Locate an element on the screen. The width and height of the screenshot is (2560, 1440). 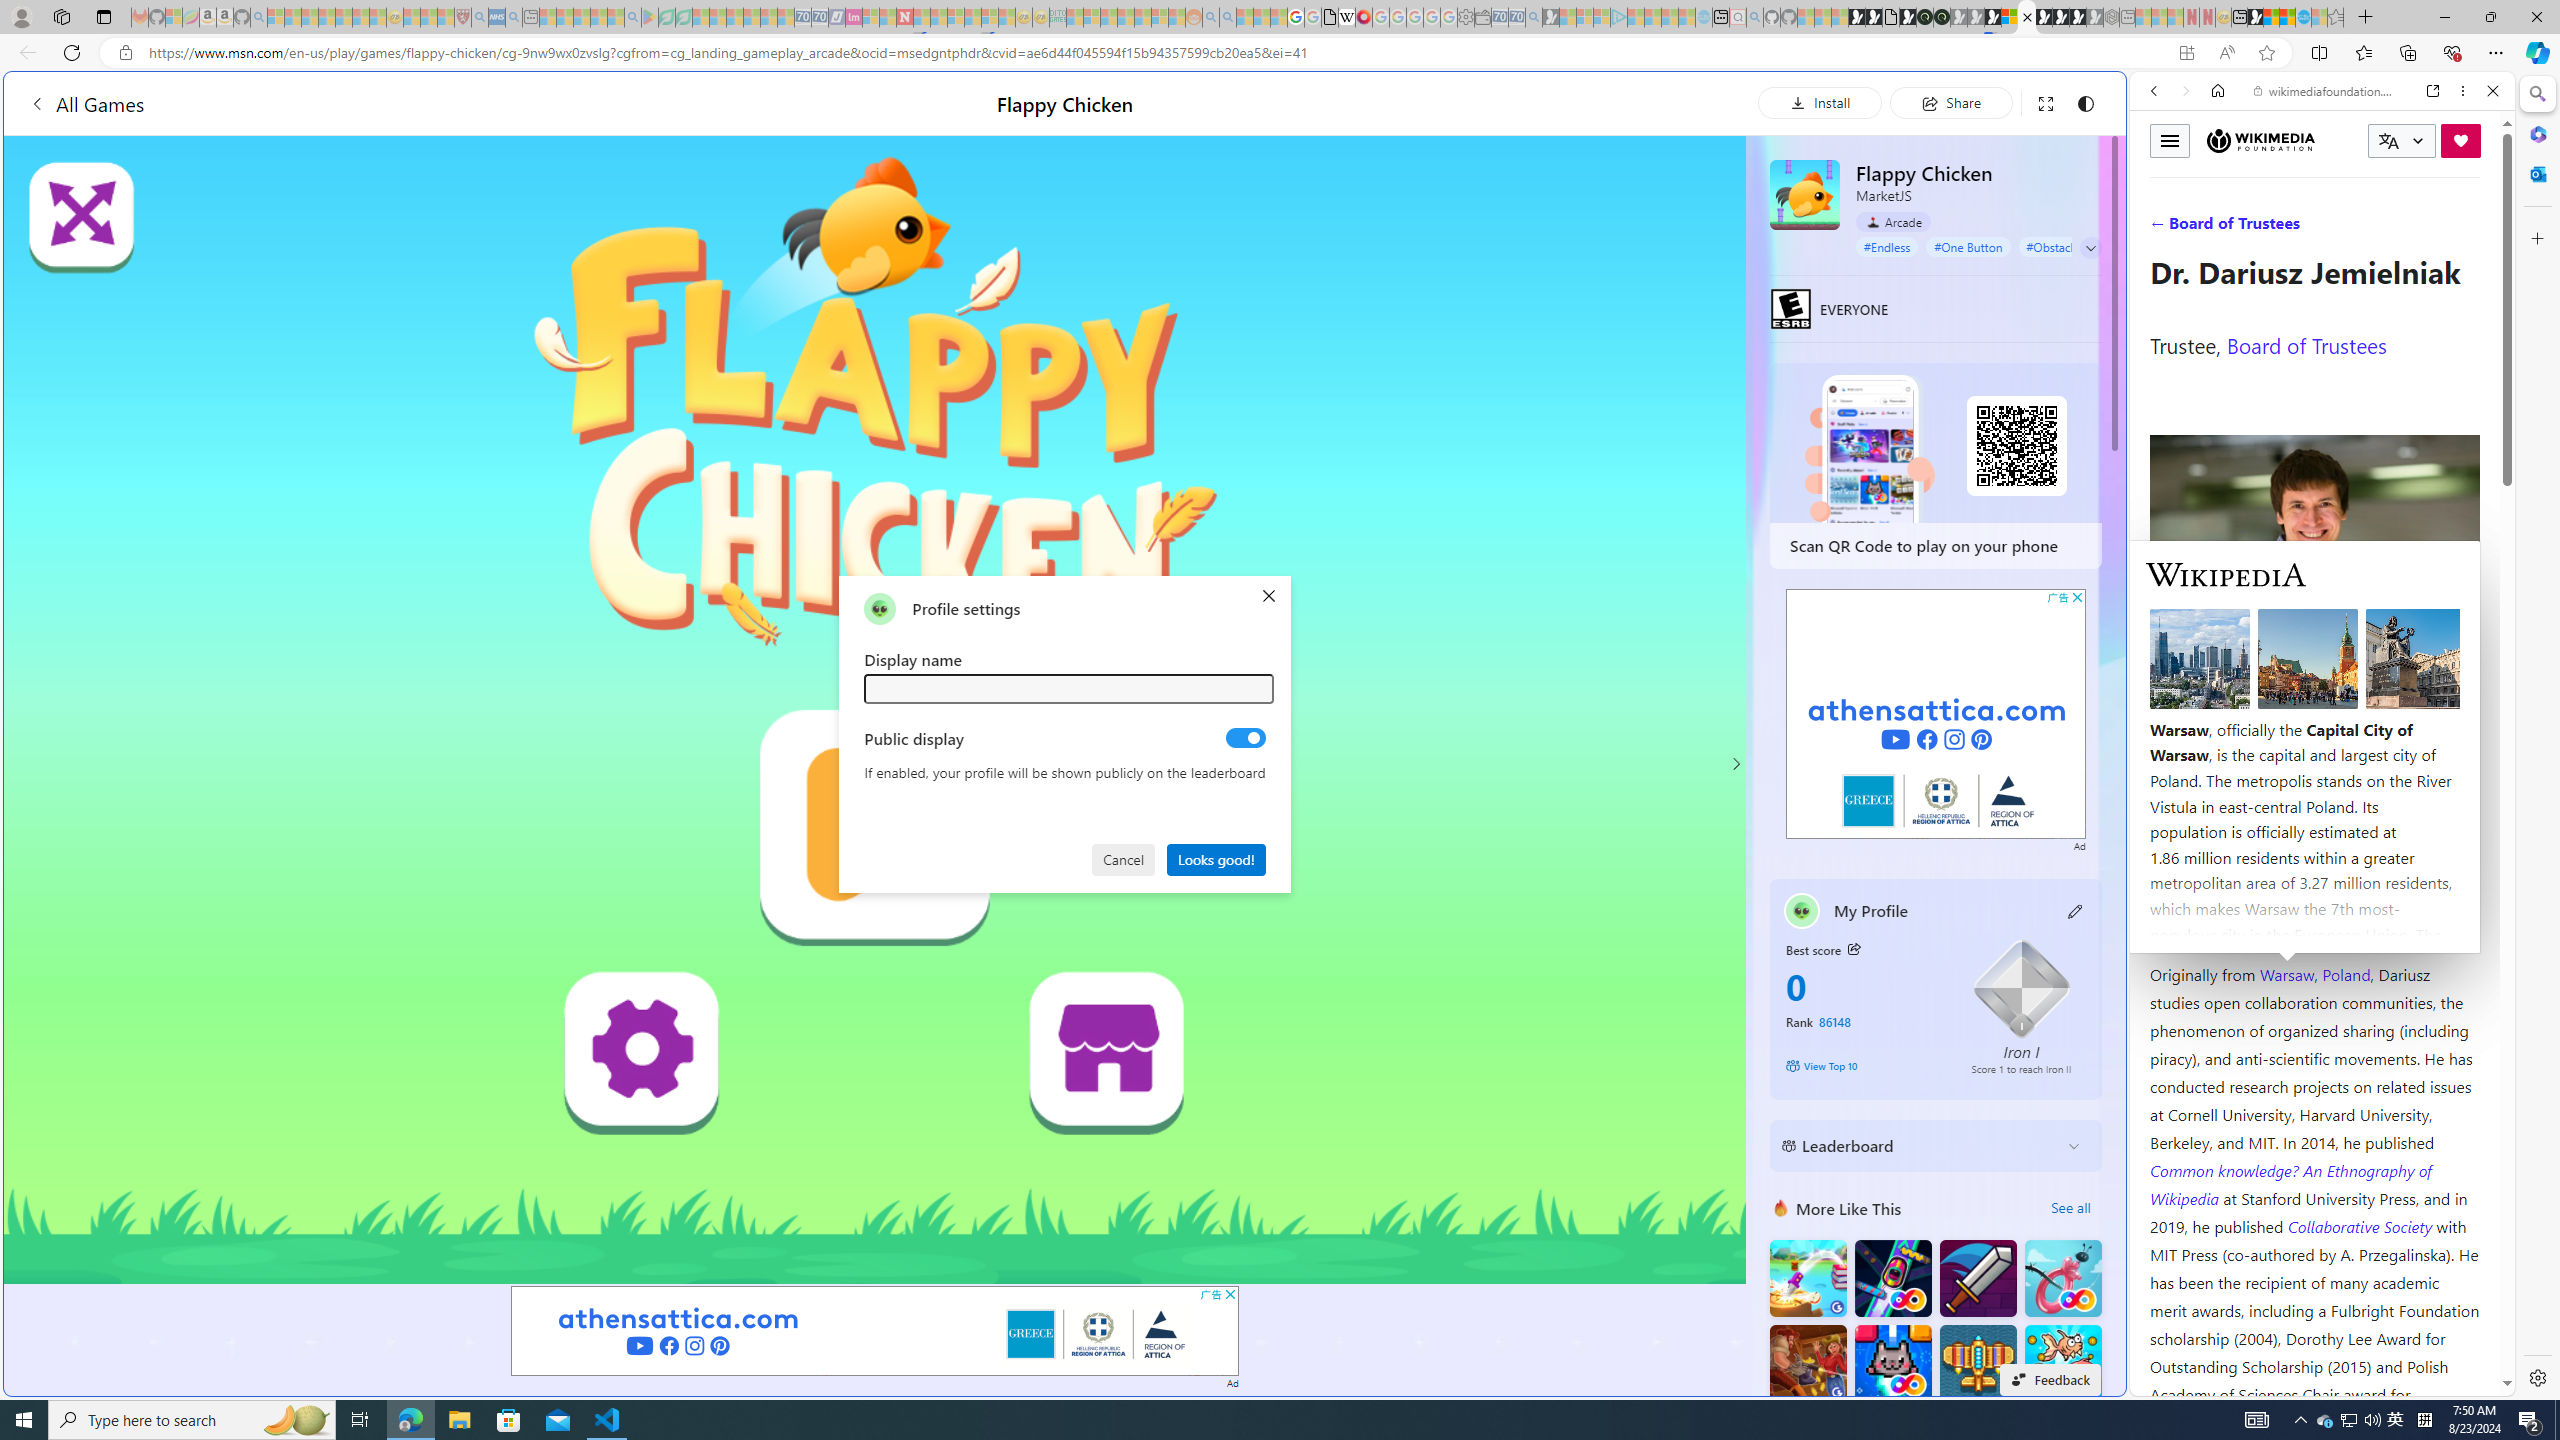
'14 Common Myths Debunked By Scientific Facts - Sleeping' is located at coordinates (937, 16).